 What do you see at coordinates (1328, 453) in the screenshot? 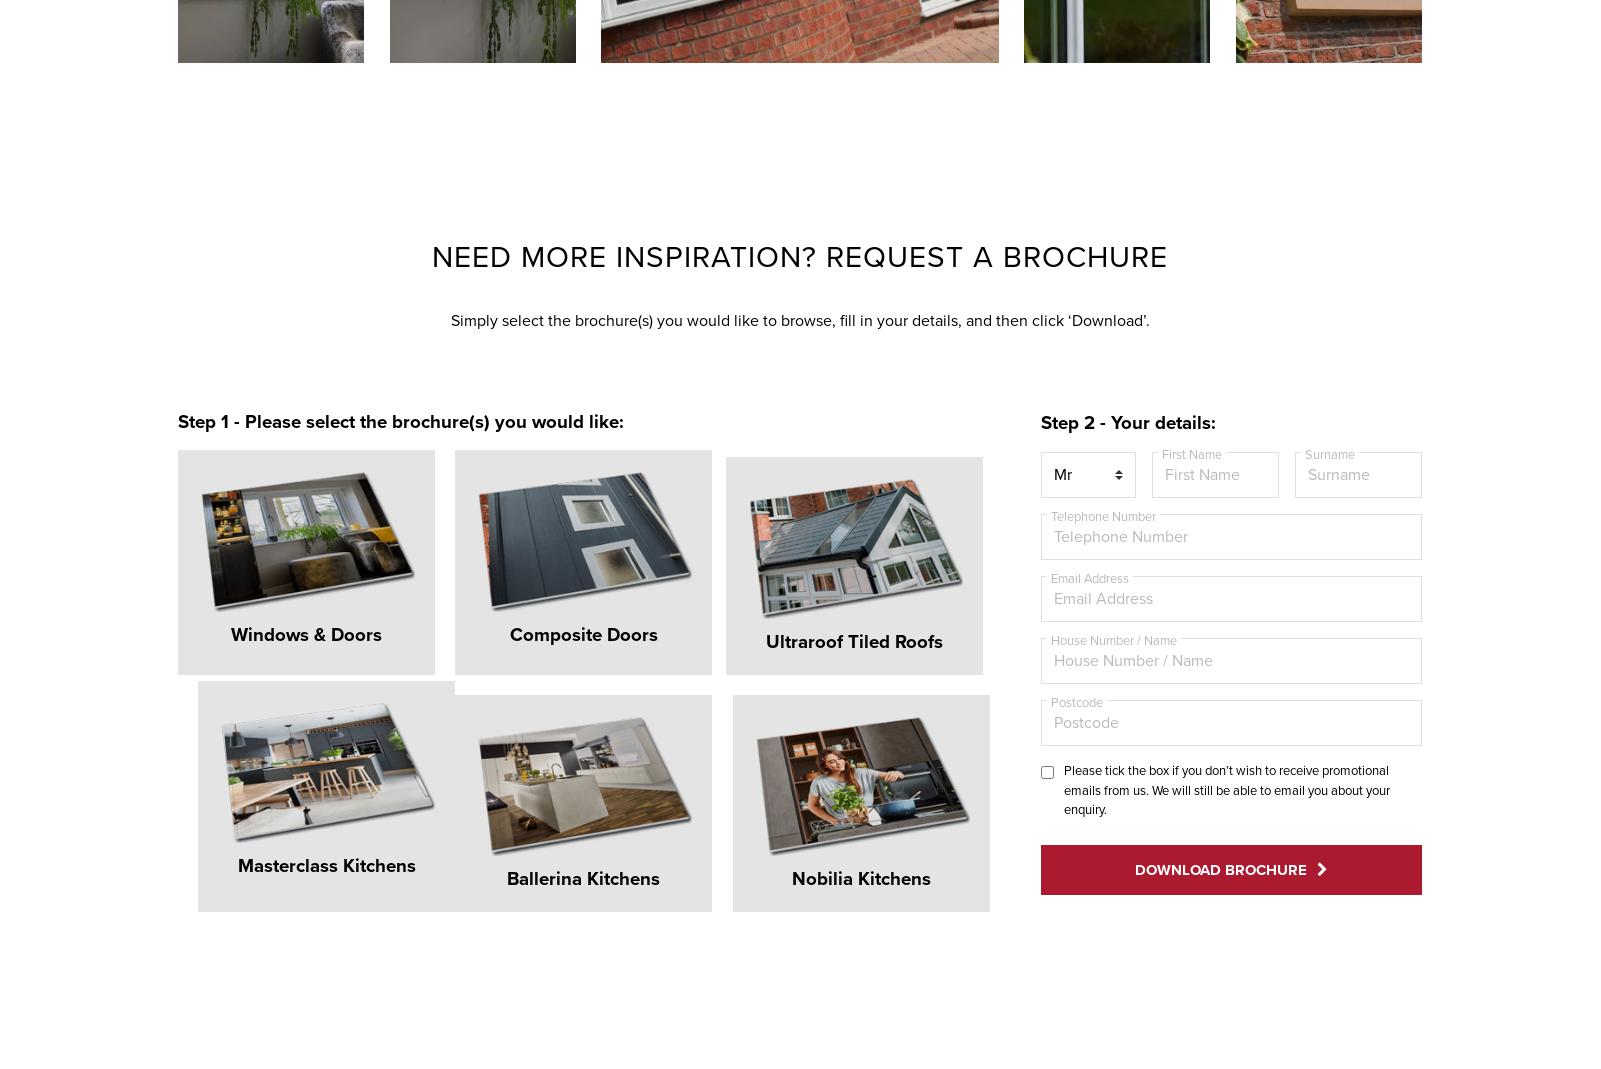
I see `'Surname'` at bounding box center [1328, 453].